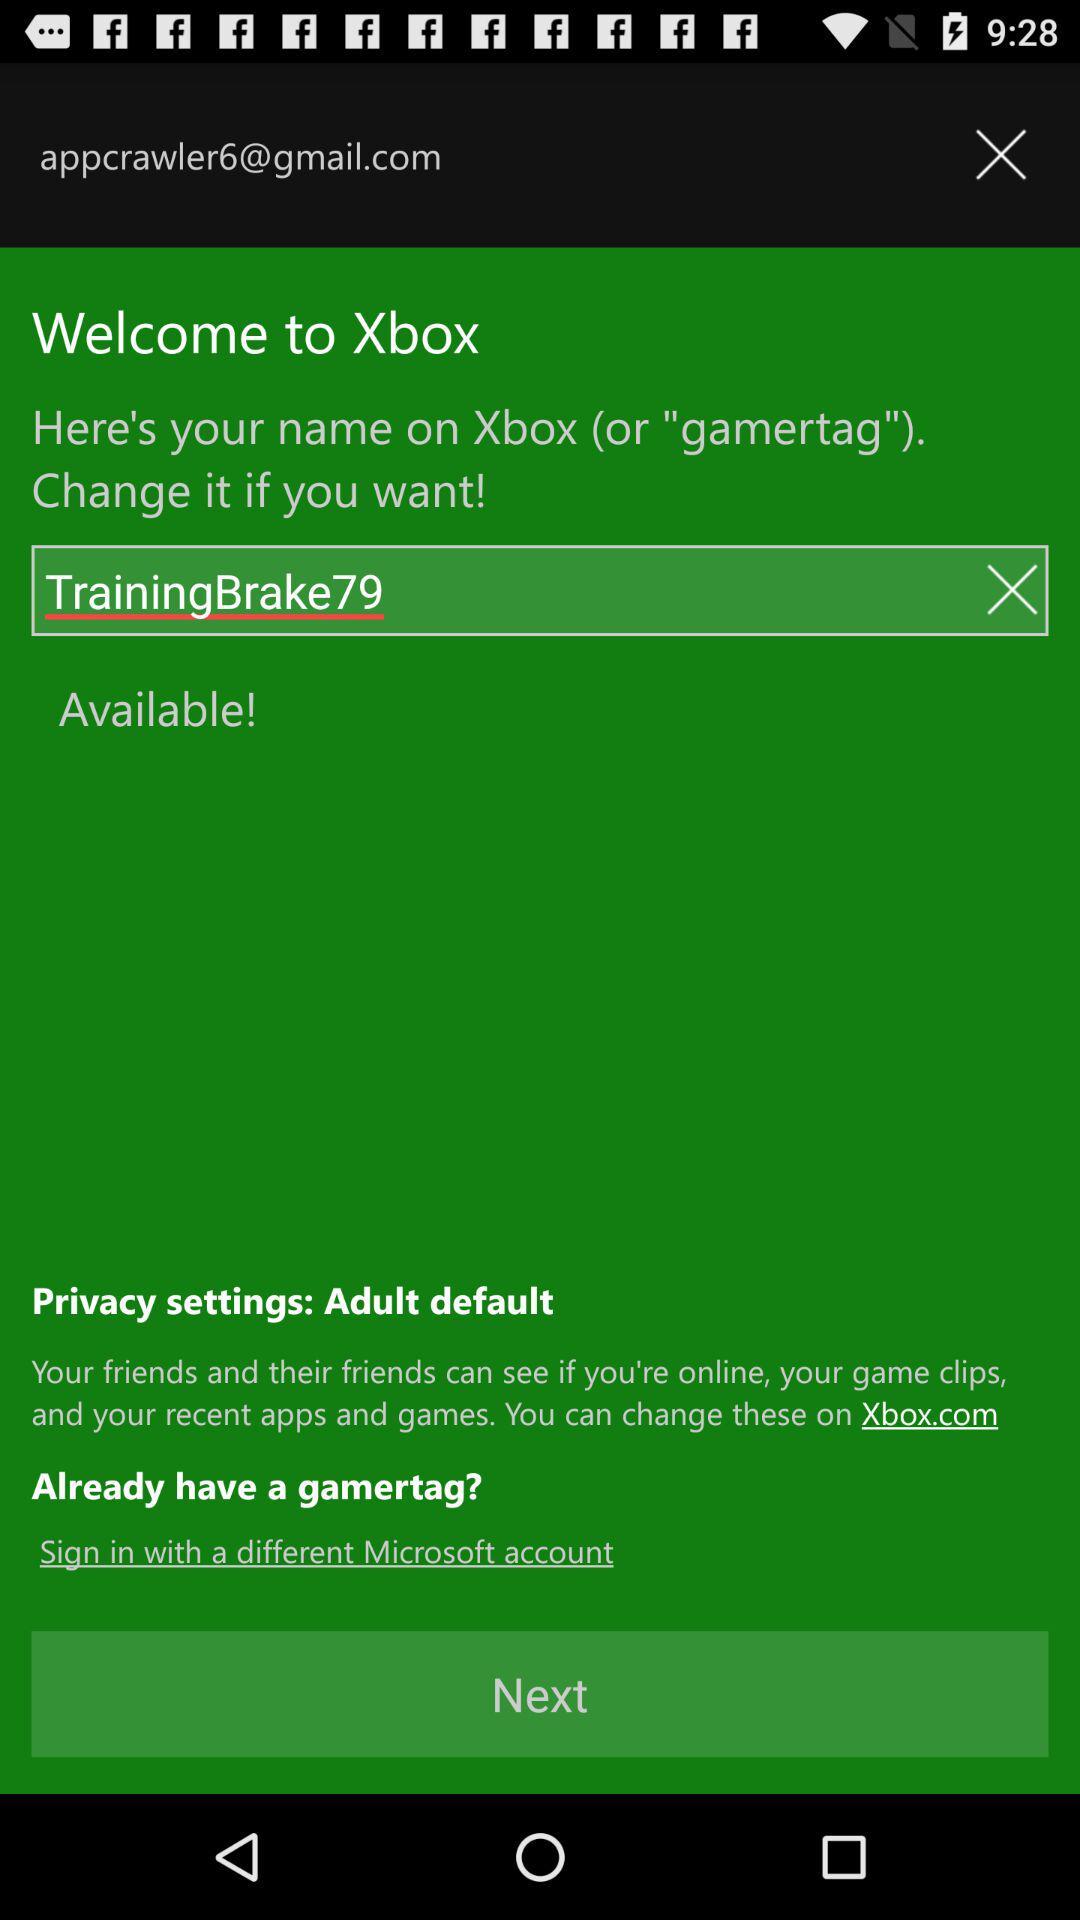 The image size is (1080, 1920). I want to click on the close button beside the text appcrawlergmailcom, so click(1000, 154).